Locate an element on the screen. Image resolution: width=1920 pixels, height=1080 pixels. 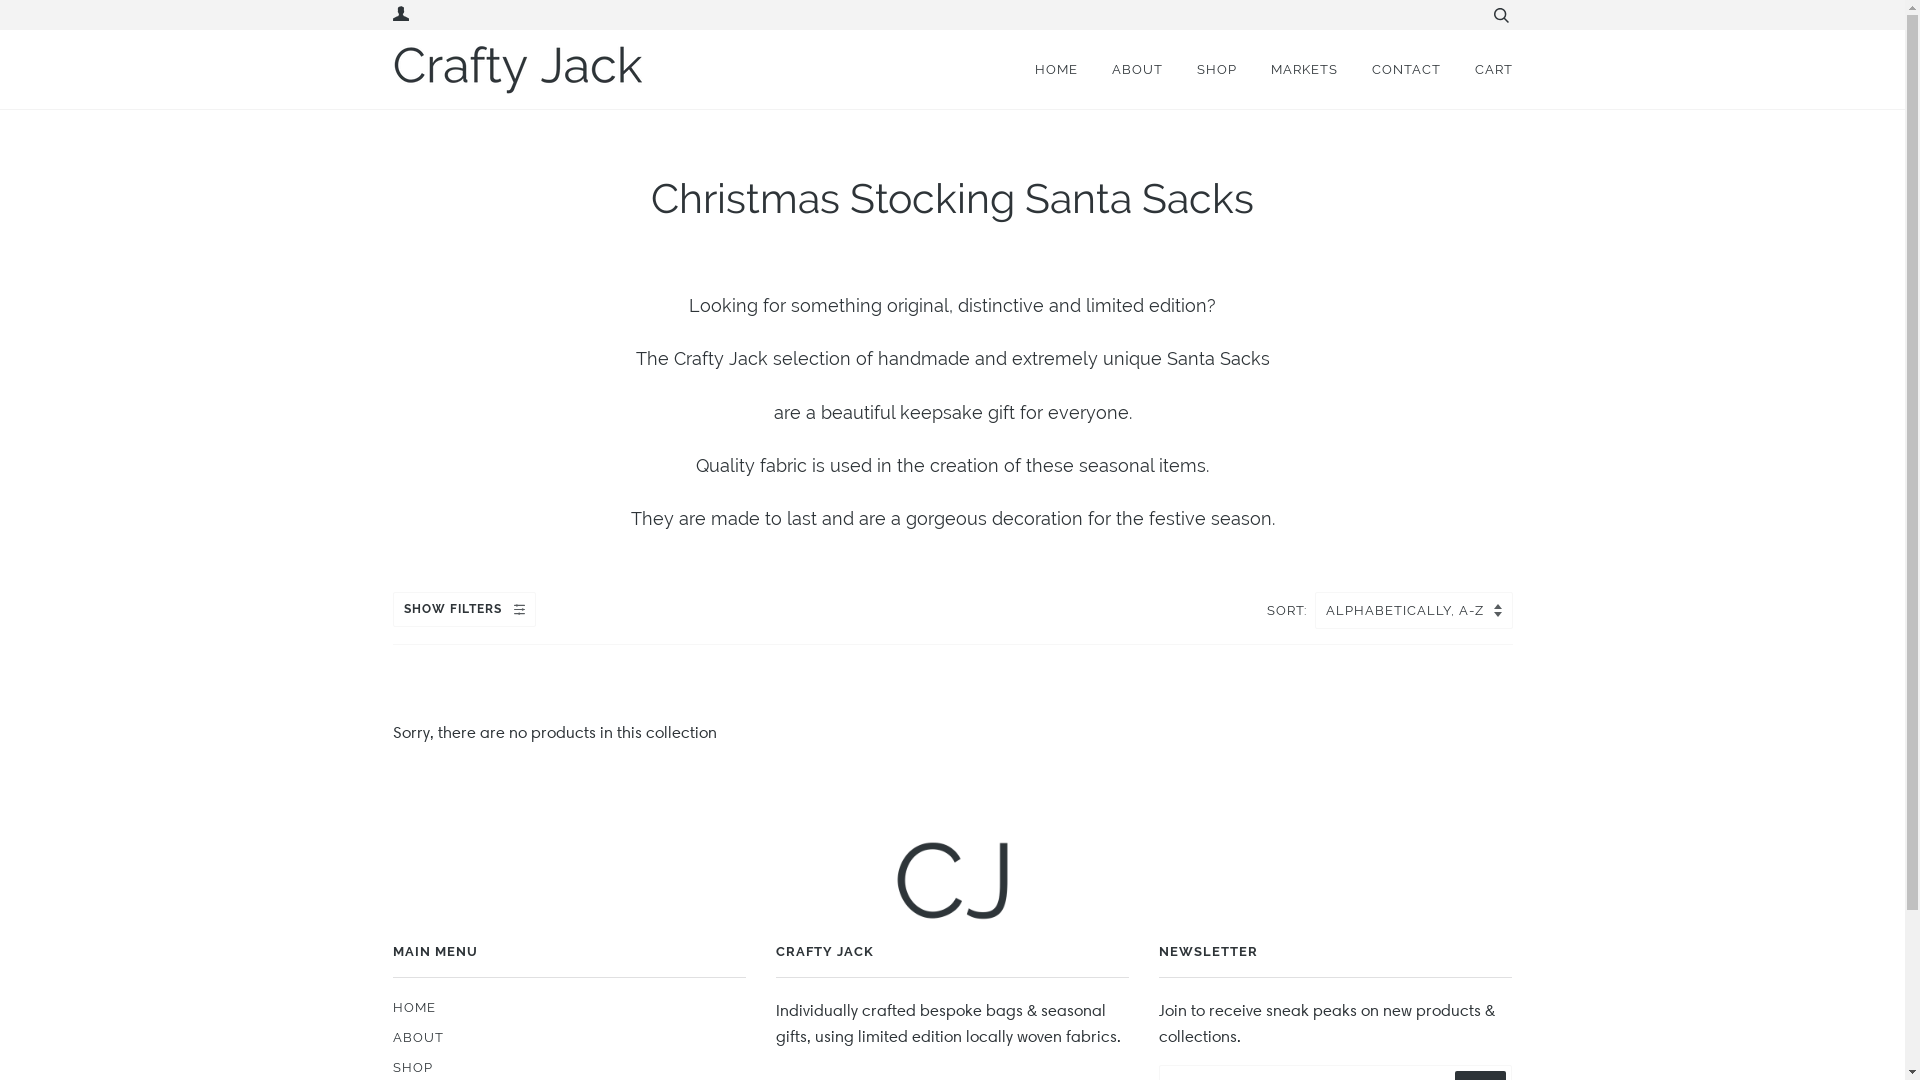
'CART' is located at coordinates (1478, 68).